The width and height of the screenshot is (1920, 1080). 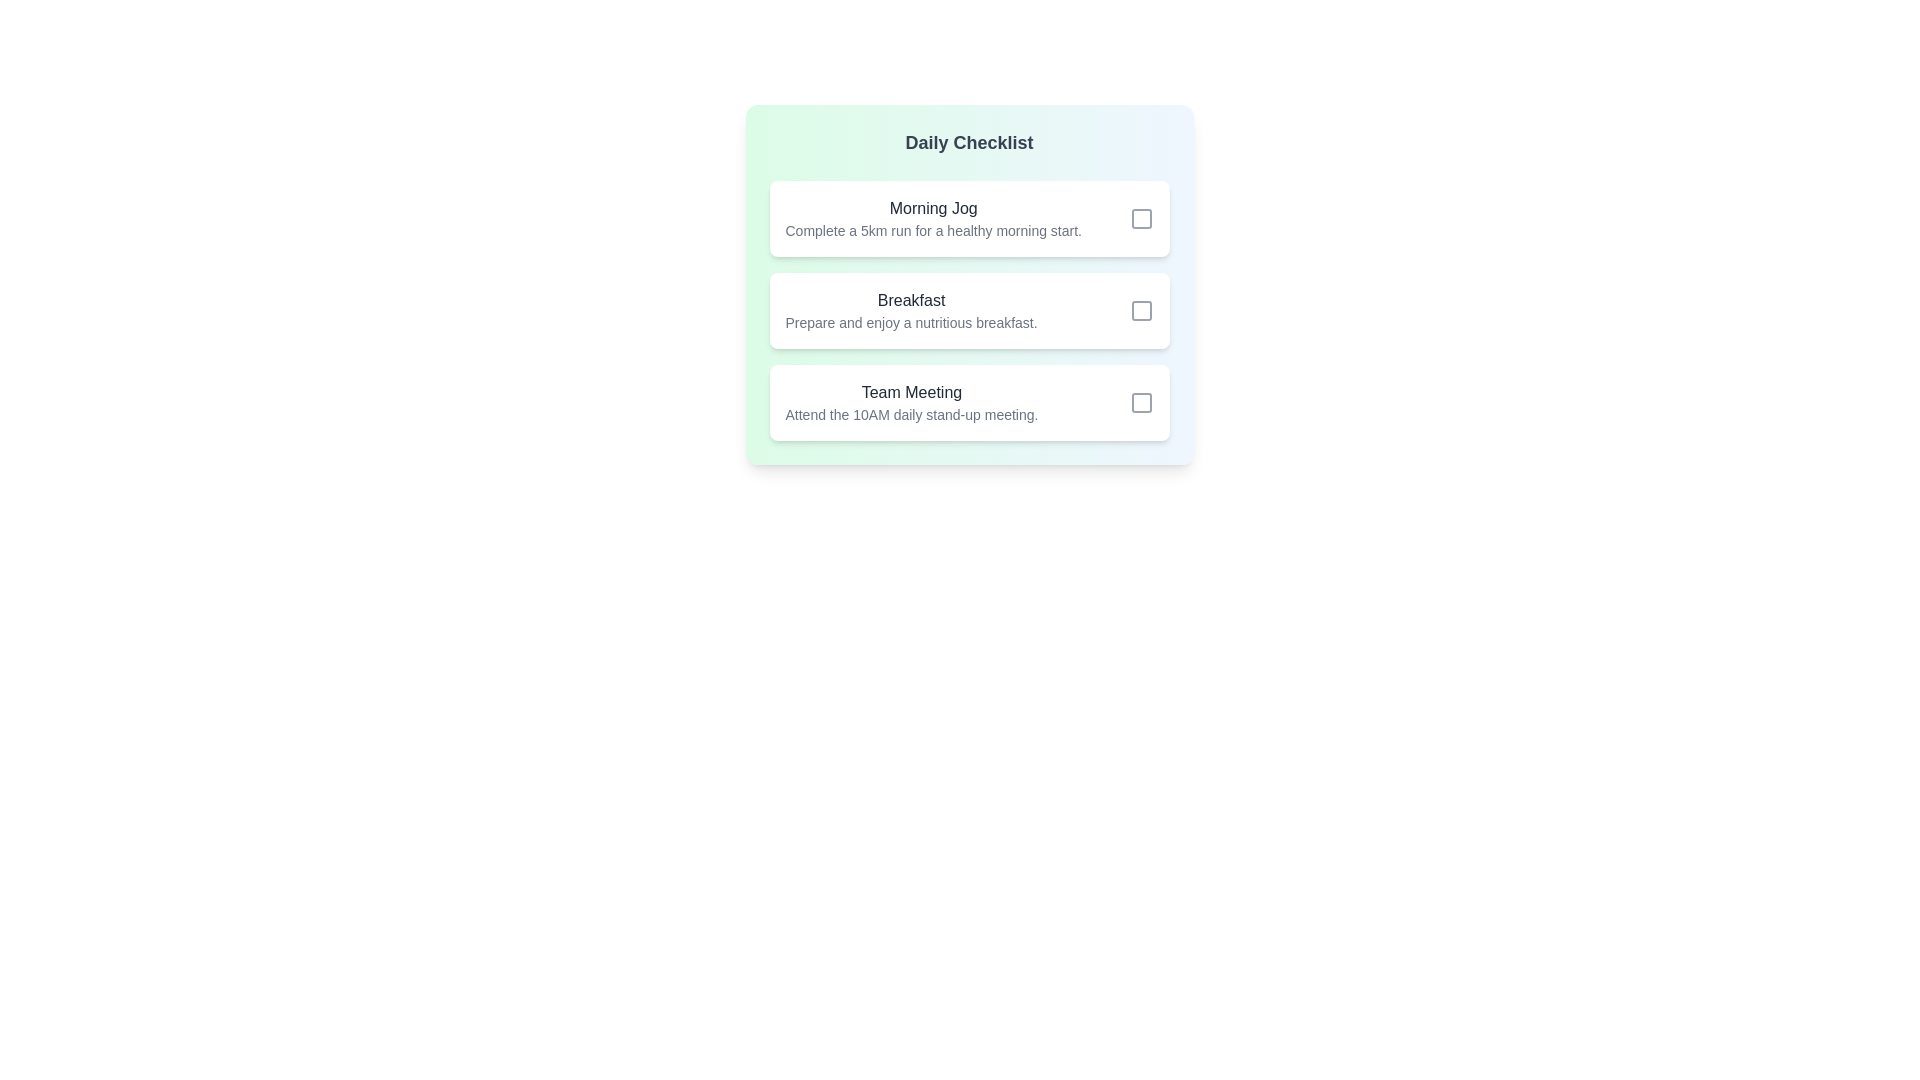 I want to click on the task titled Morning Jog to view its description, so click(x=932, y=208).